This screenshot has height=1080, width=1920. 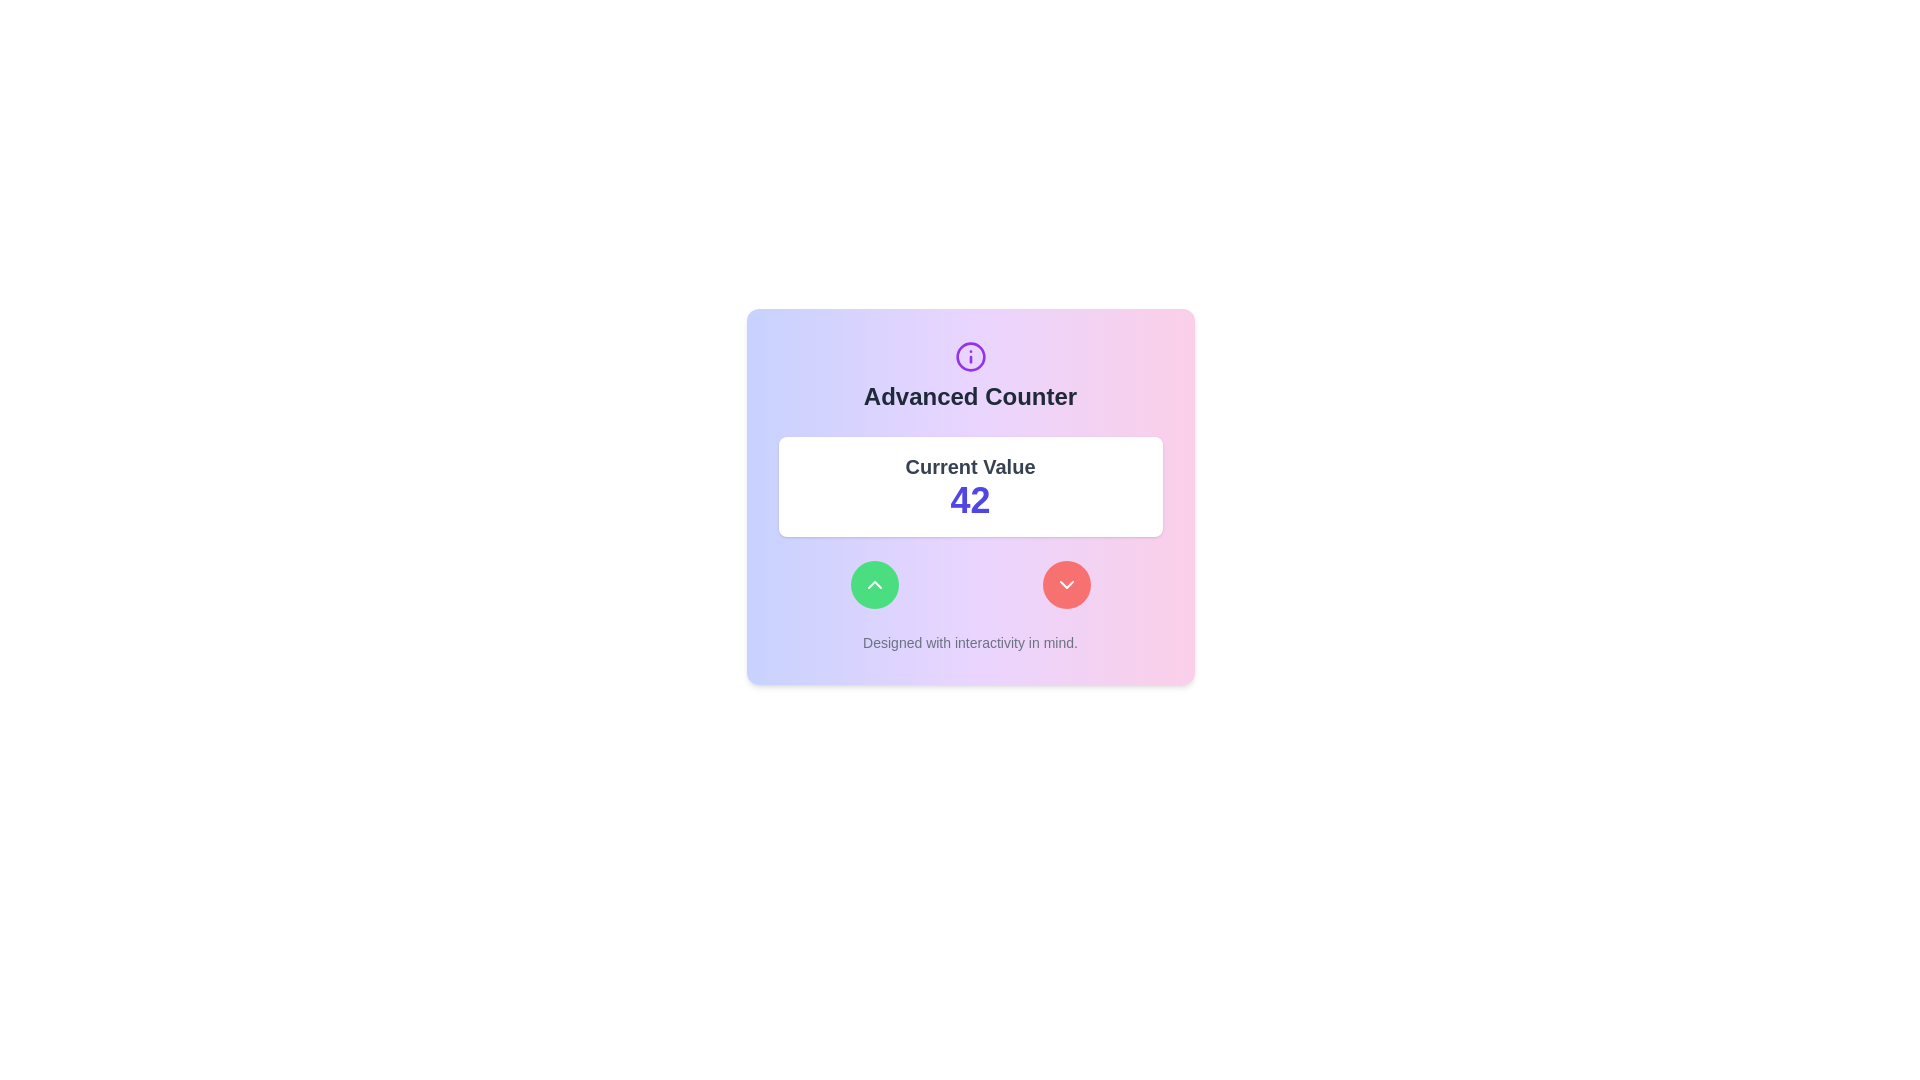 What do you see at coordinates (970, 356) in the screenshot?
I see `the circular decorative component of the info icon located at the top of the card above the 'Advanced Counter' heading` at bounding box center [970, 356].